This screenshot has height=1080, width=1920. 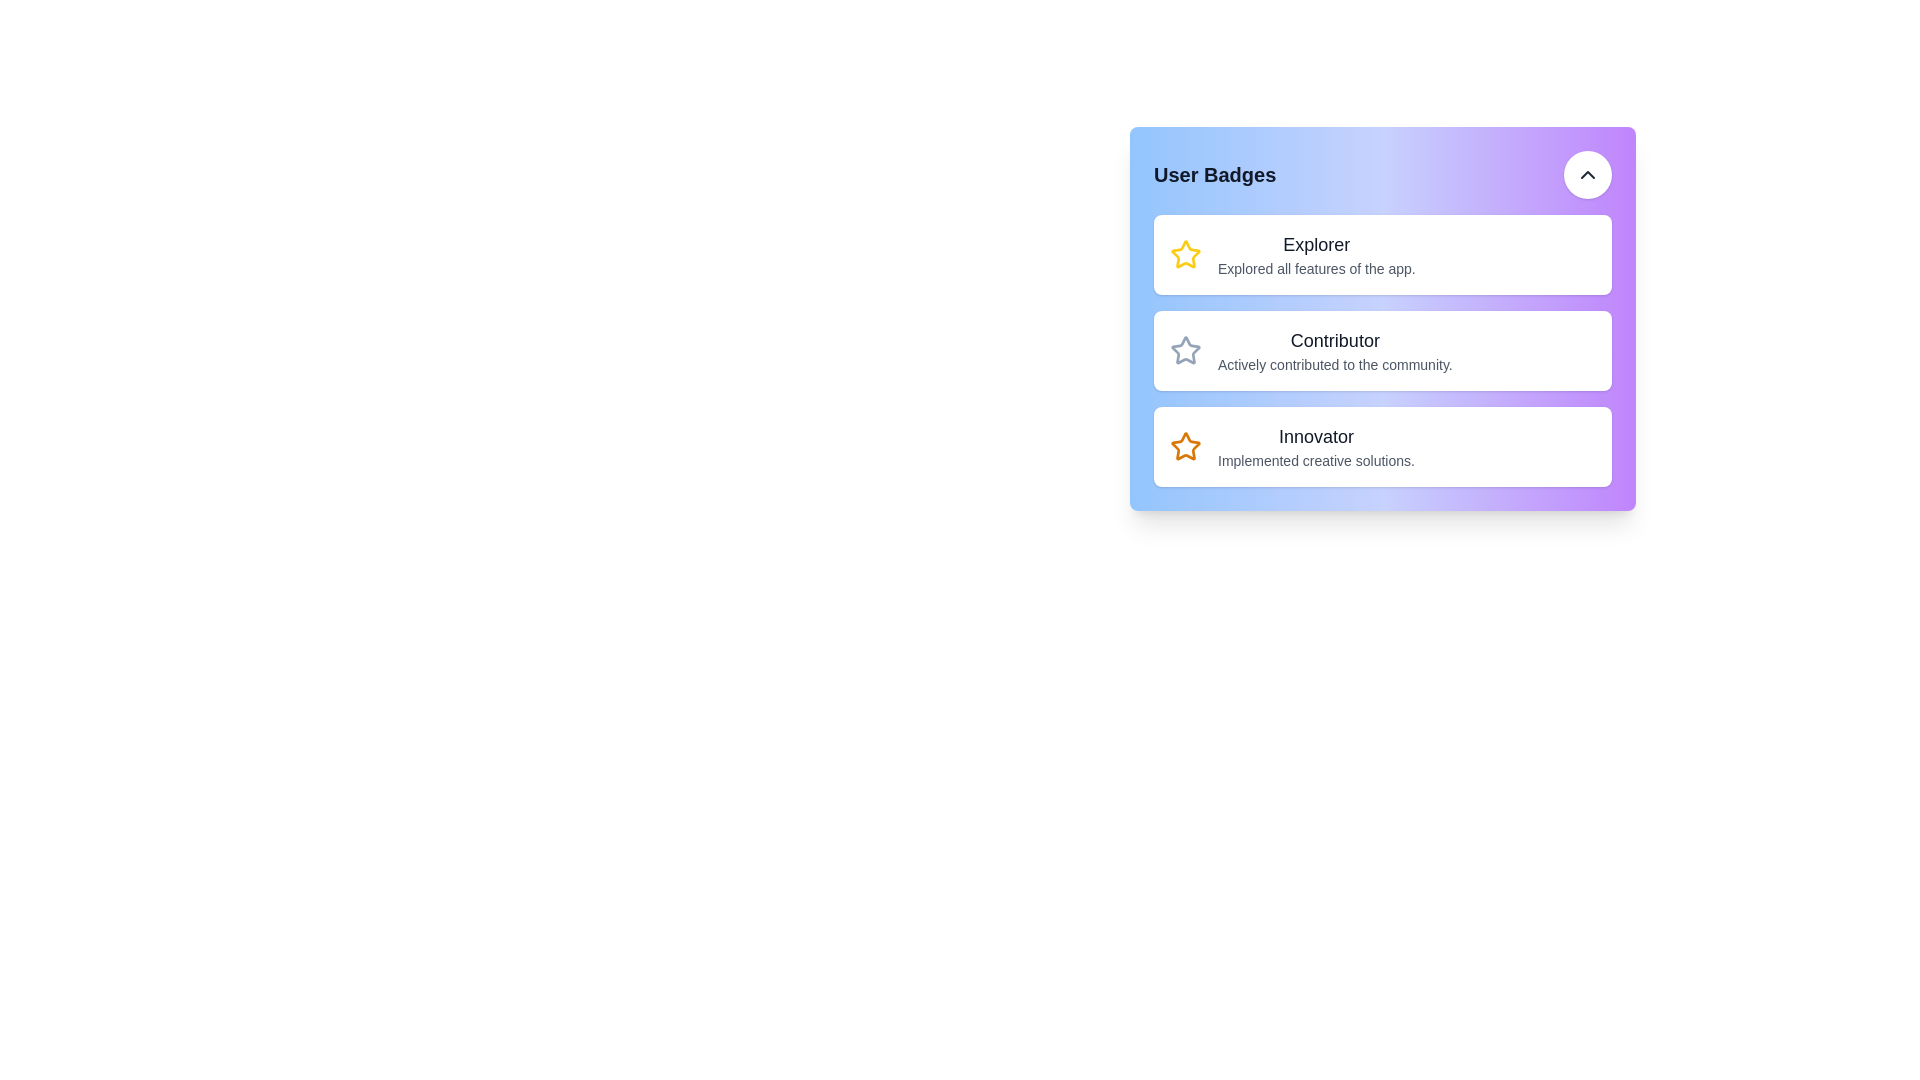 What do you see at coordinates (1335, 339) in the screenshot?
I see `text 'Contributor' displayed in a bold font within the badge component, which is centrally aligned and stands out against a purple background` at bounding box center [1335, 339].